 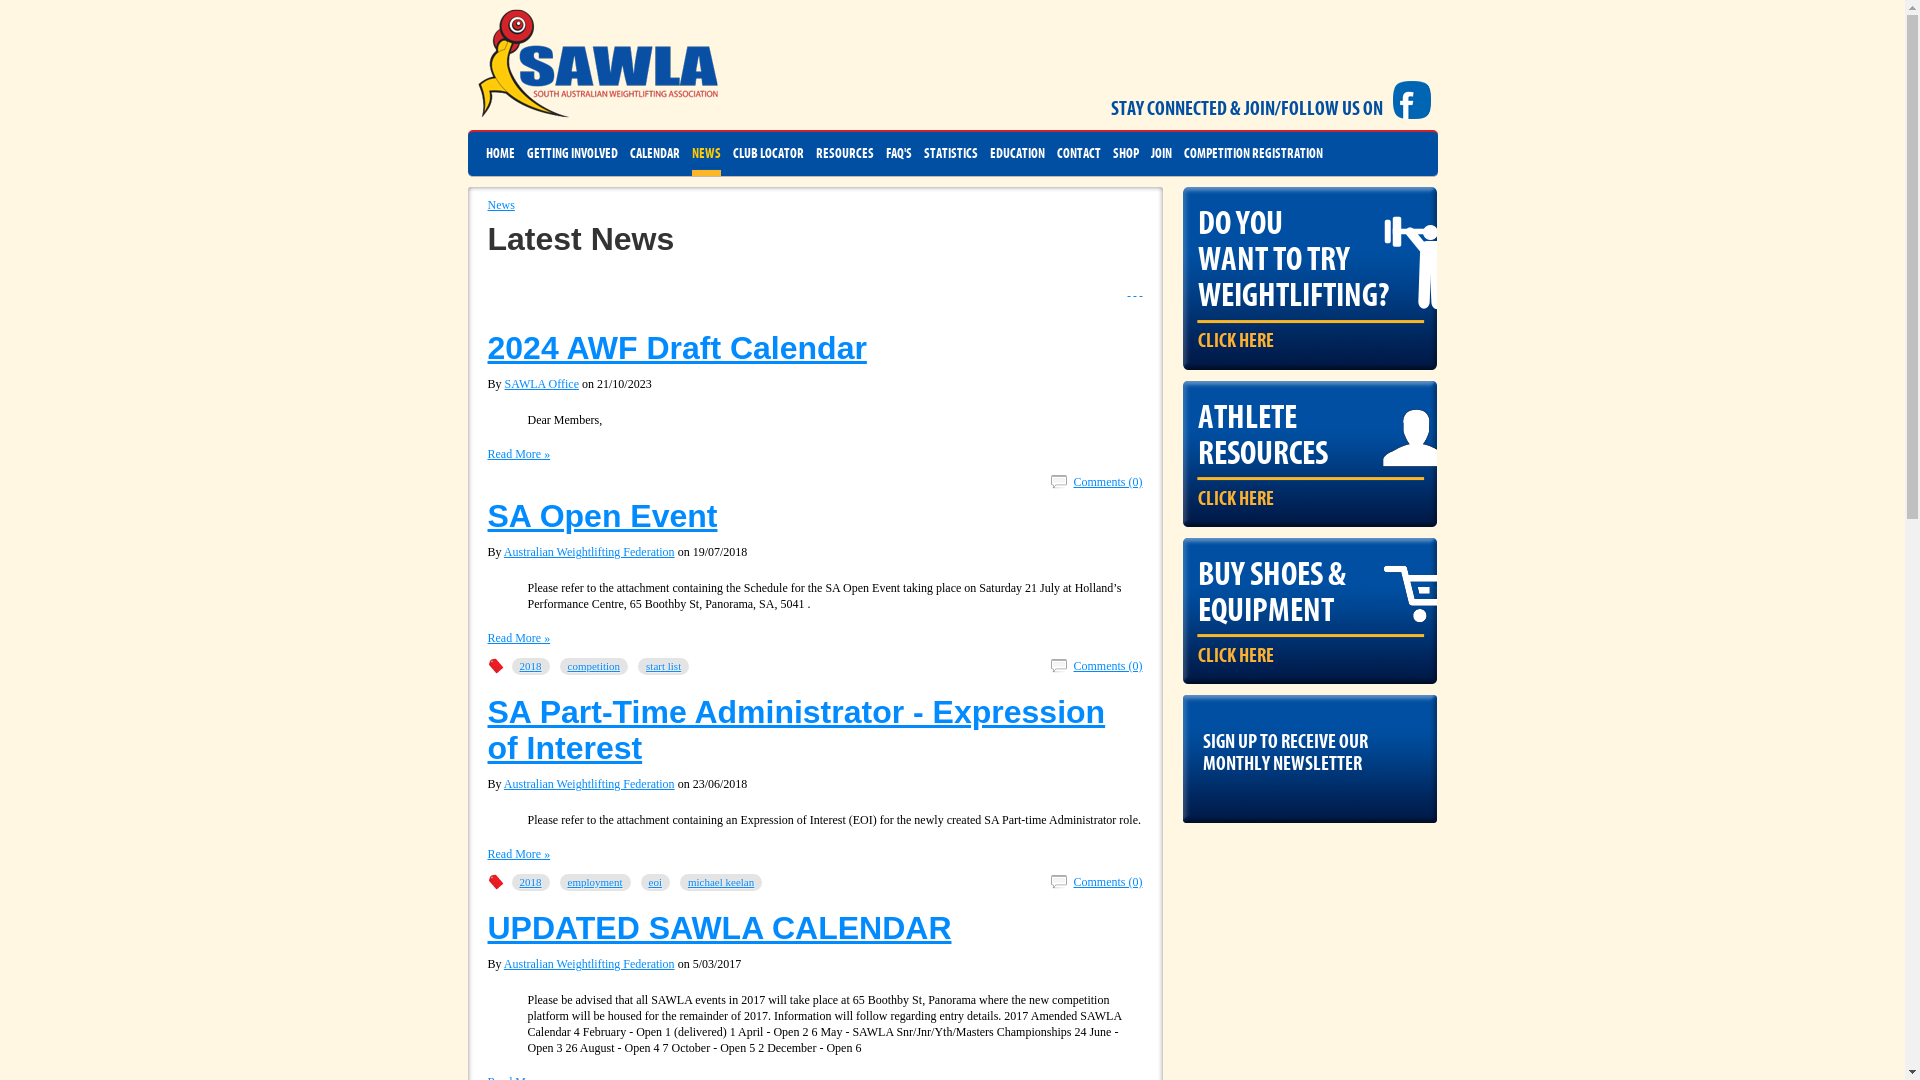 I want to click on 'competition', so click(x=593, y=666).